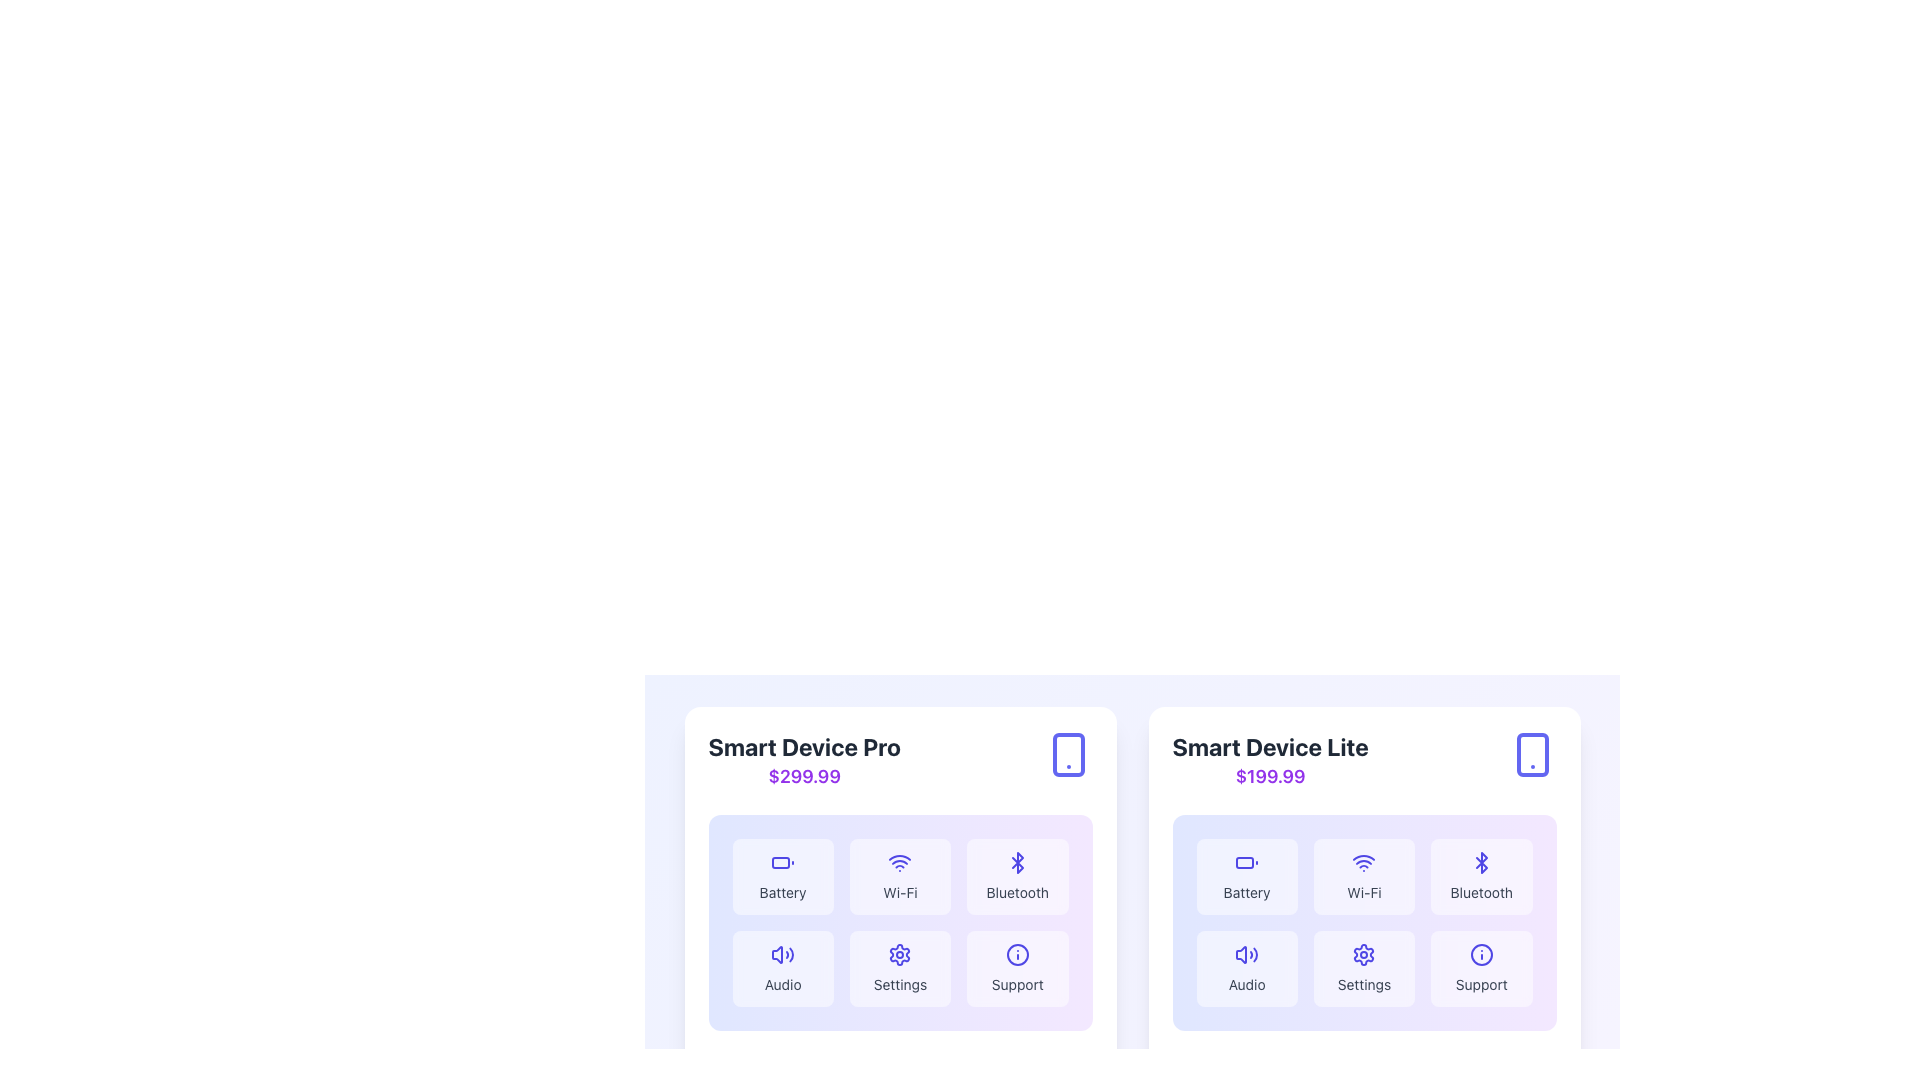  What do you see at coordinates (1246, 967) in the screenshot?
I see `the interactive card with a speaker symbol labeled 'Audio' in the second column of the grid layout` at bounding box center [1246, 967].